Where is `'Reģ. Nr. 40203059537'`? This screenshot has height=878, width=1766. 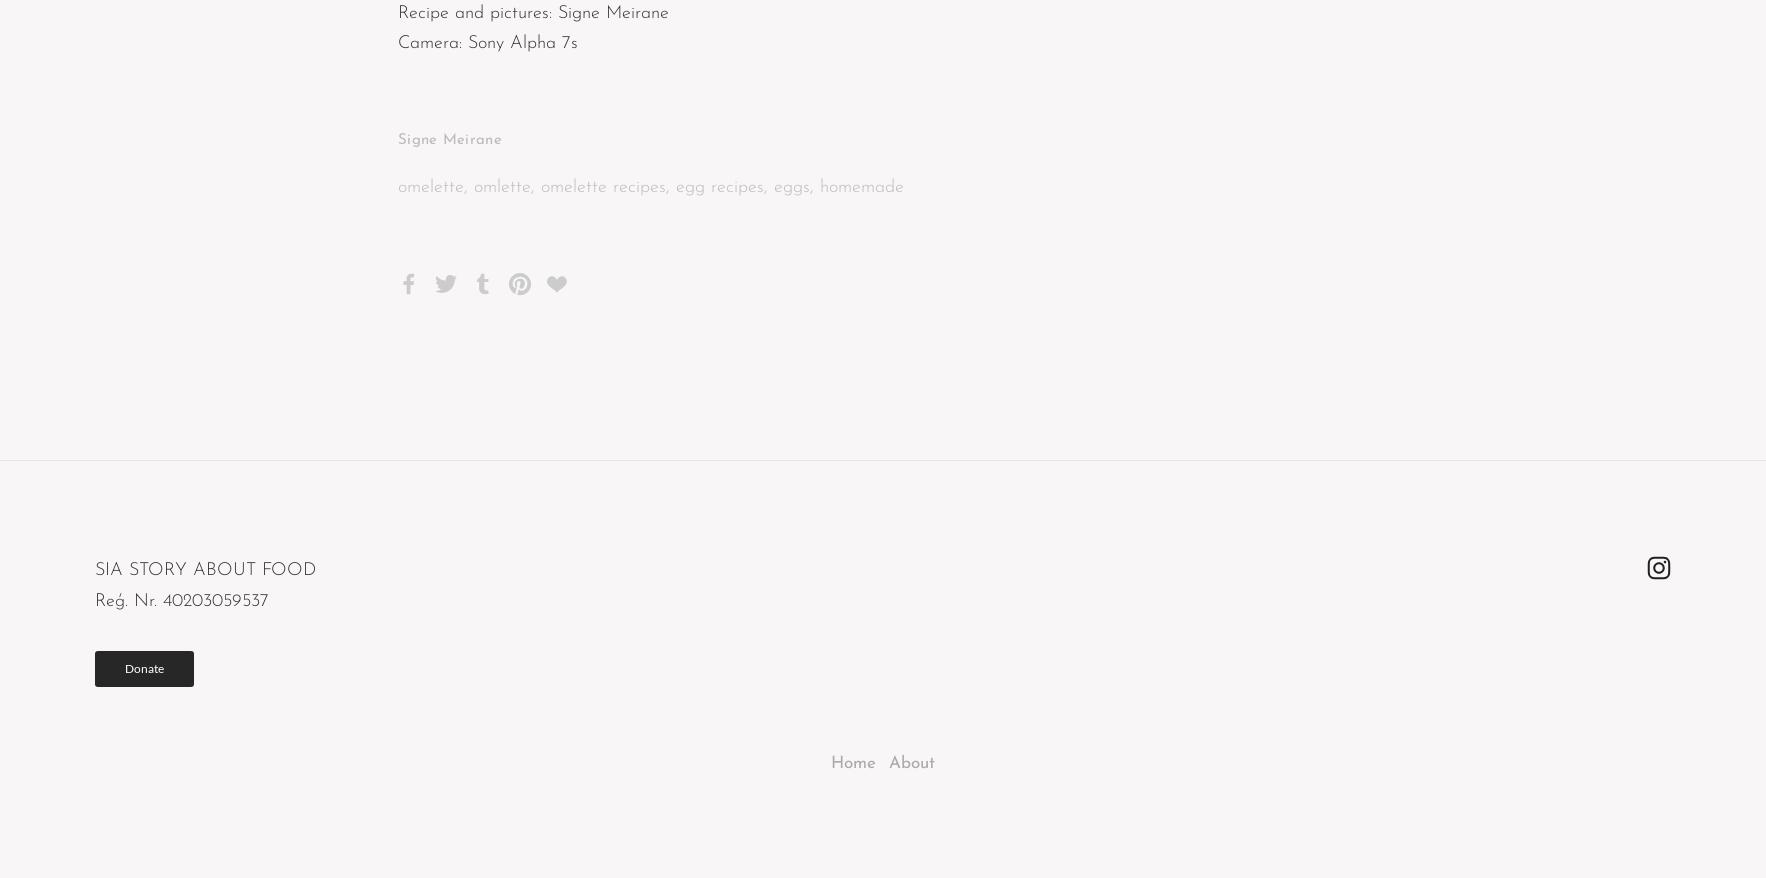 'Reģ. Nr. 40203059537' is located at coordinates (181, 600).